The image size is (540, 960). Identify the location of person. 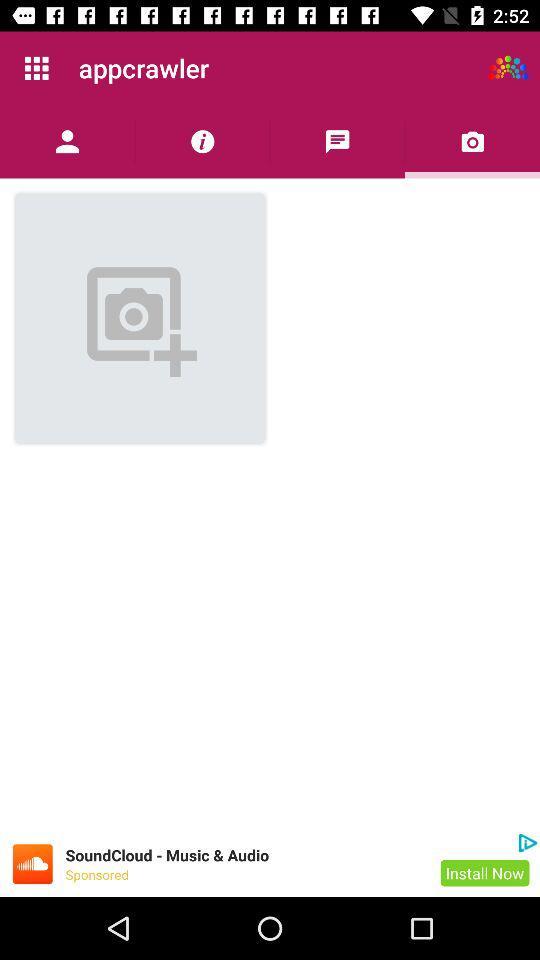
(67, 140).